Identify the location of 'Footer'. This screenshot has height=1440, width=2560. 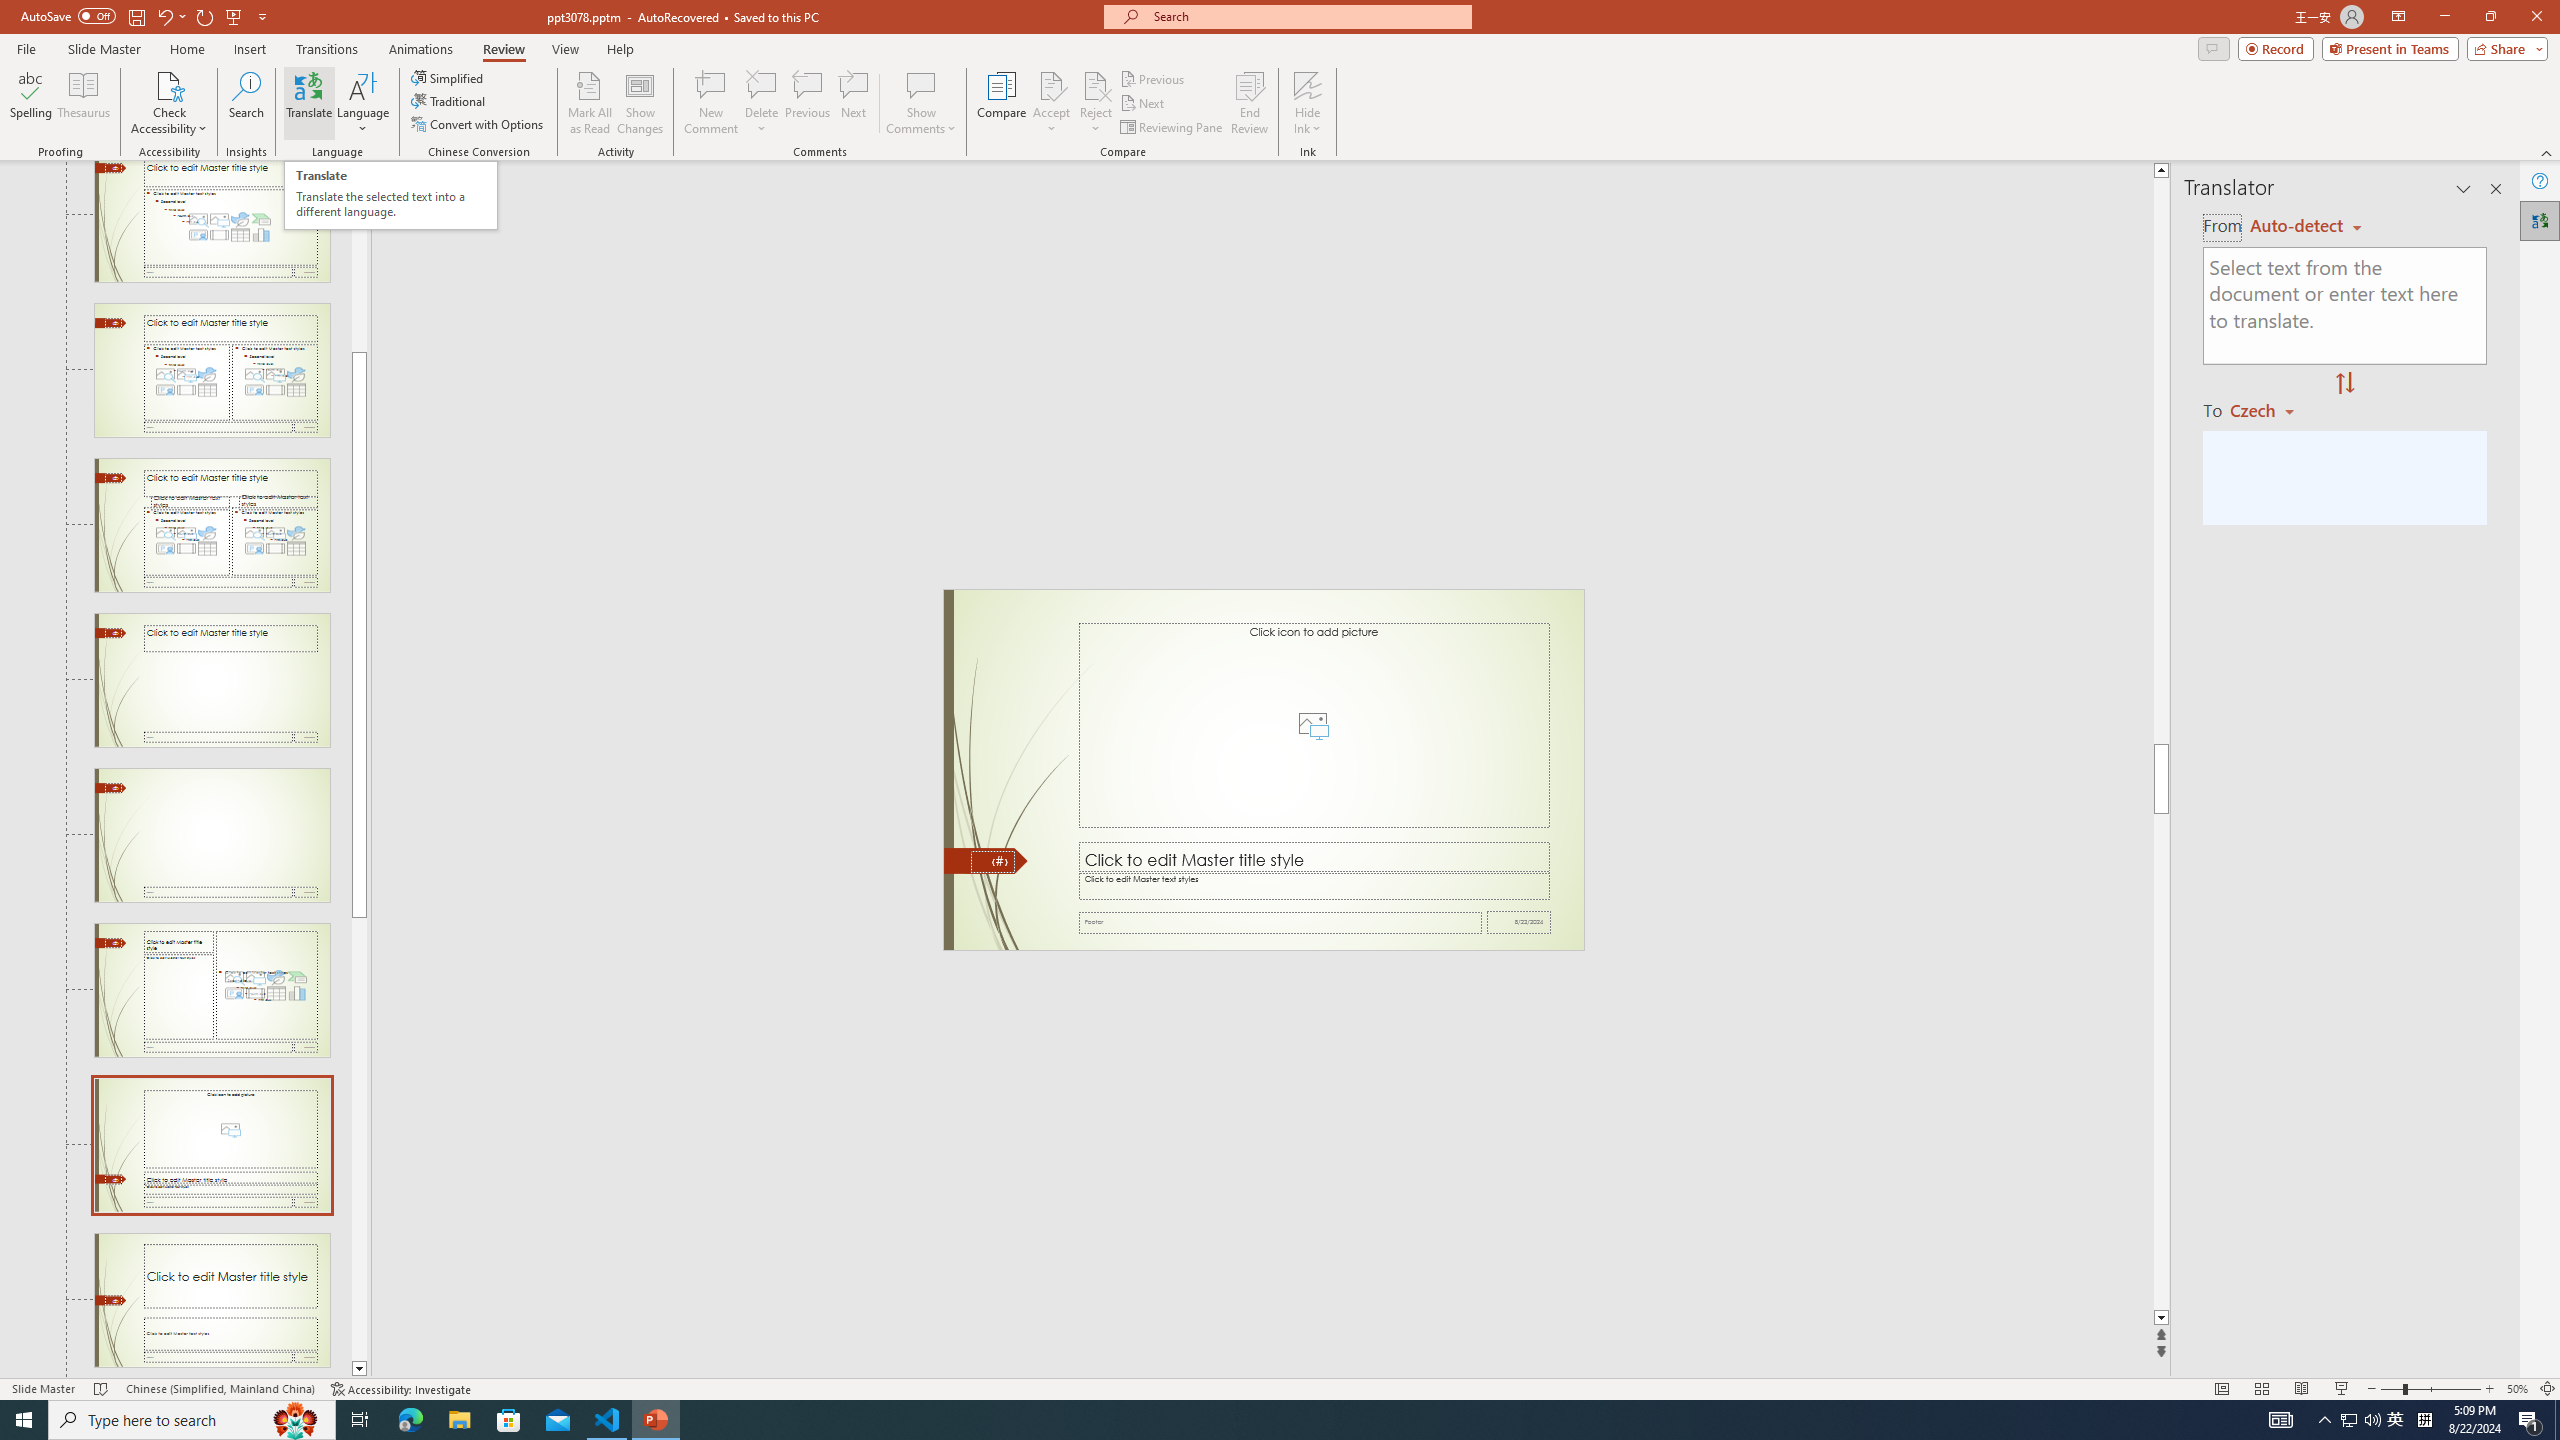
(1280, 922).